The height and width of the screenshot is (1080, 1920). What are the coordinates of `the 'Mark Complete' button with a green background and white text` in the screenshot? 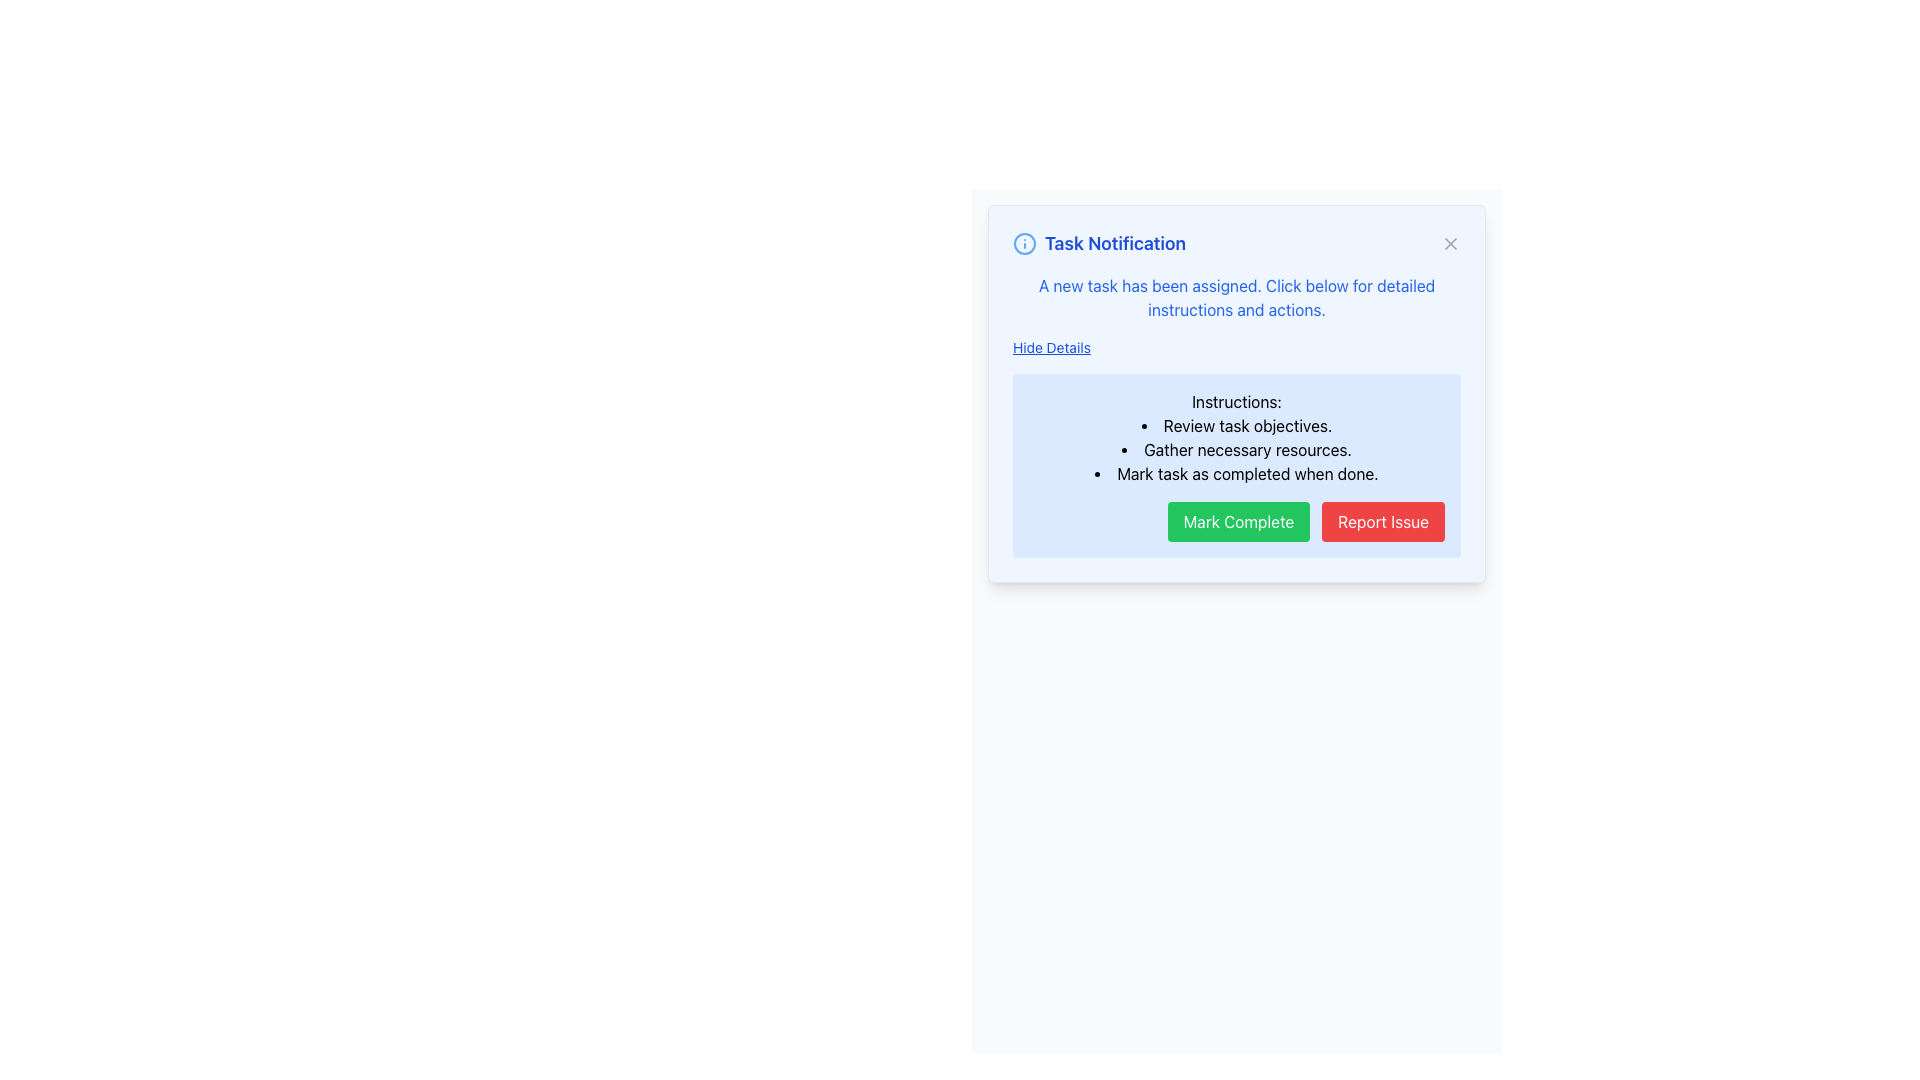 It's located at (1237, 520).